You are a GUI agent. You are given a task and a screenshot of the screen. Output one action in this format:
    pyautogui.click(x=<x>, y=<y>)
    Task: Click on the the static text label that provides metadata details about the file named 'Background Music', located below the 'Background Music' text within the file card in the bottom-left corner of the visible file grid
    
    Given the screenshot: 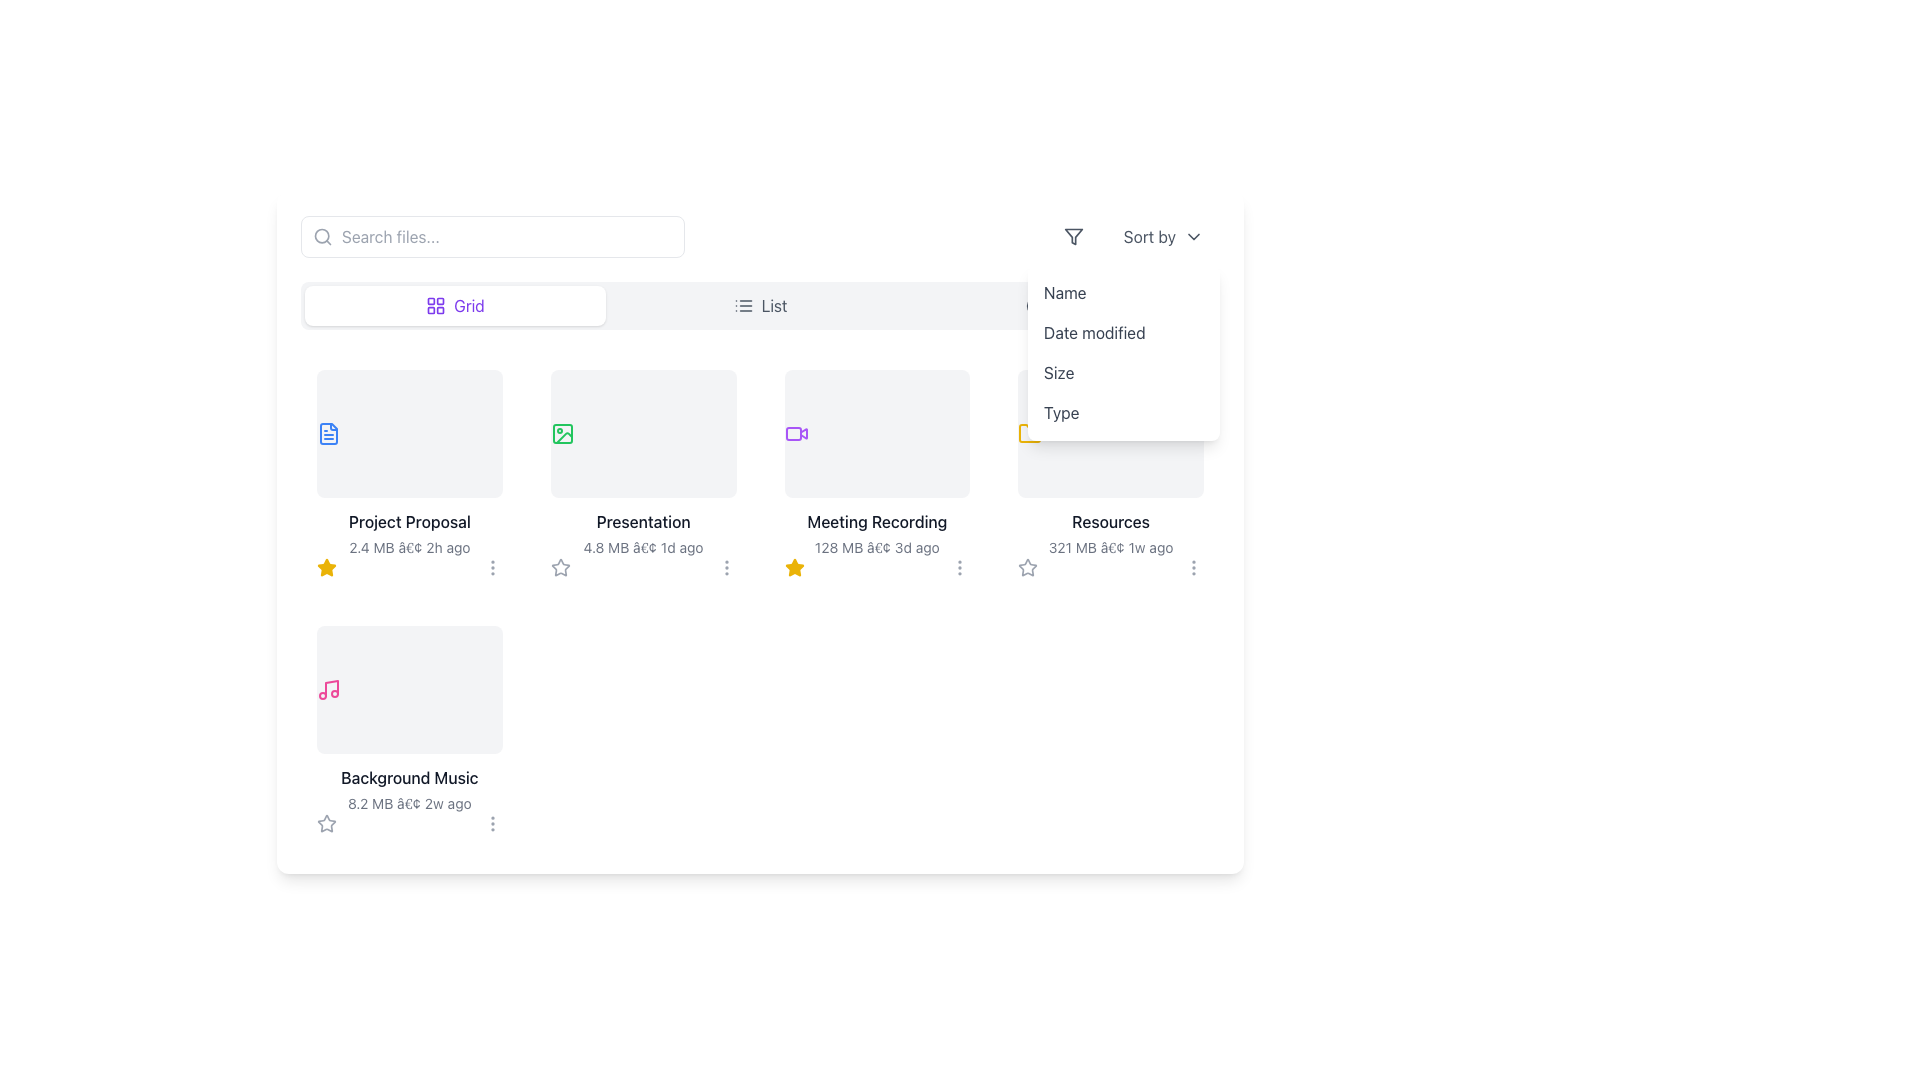 What is the action you would take?
    pyautogui.click(x=408, y=802)
    